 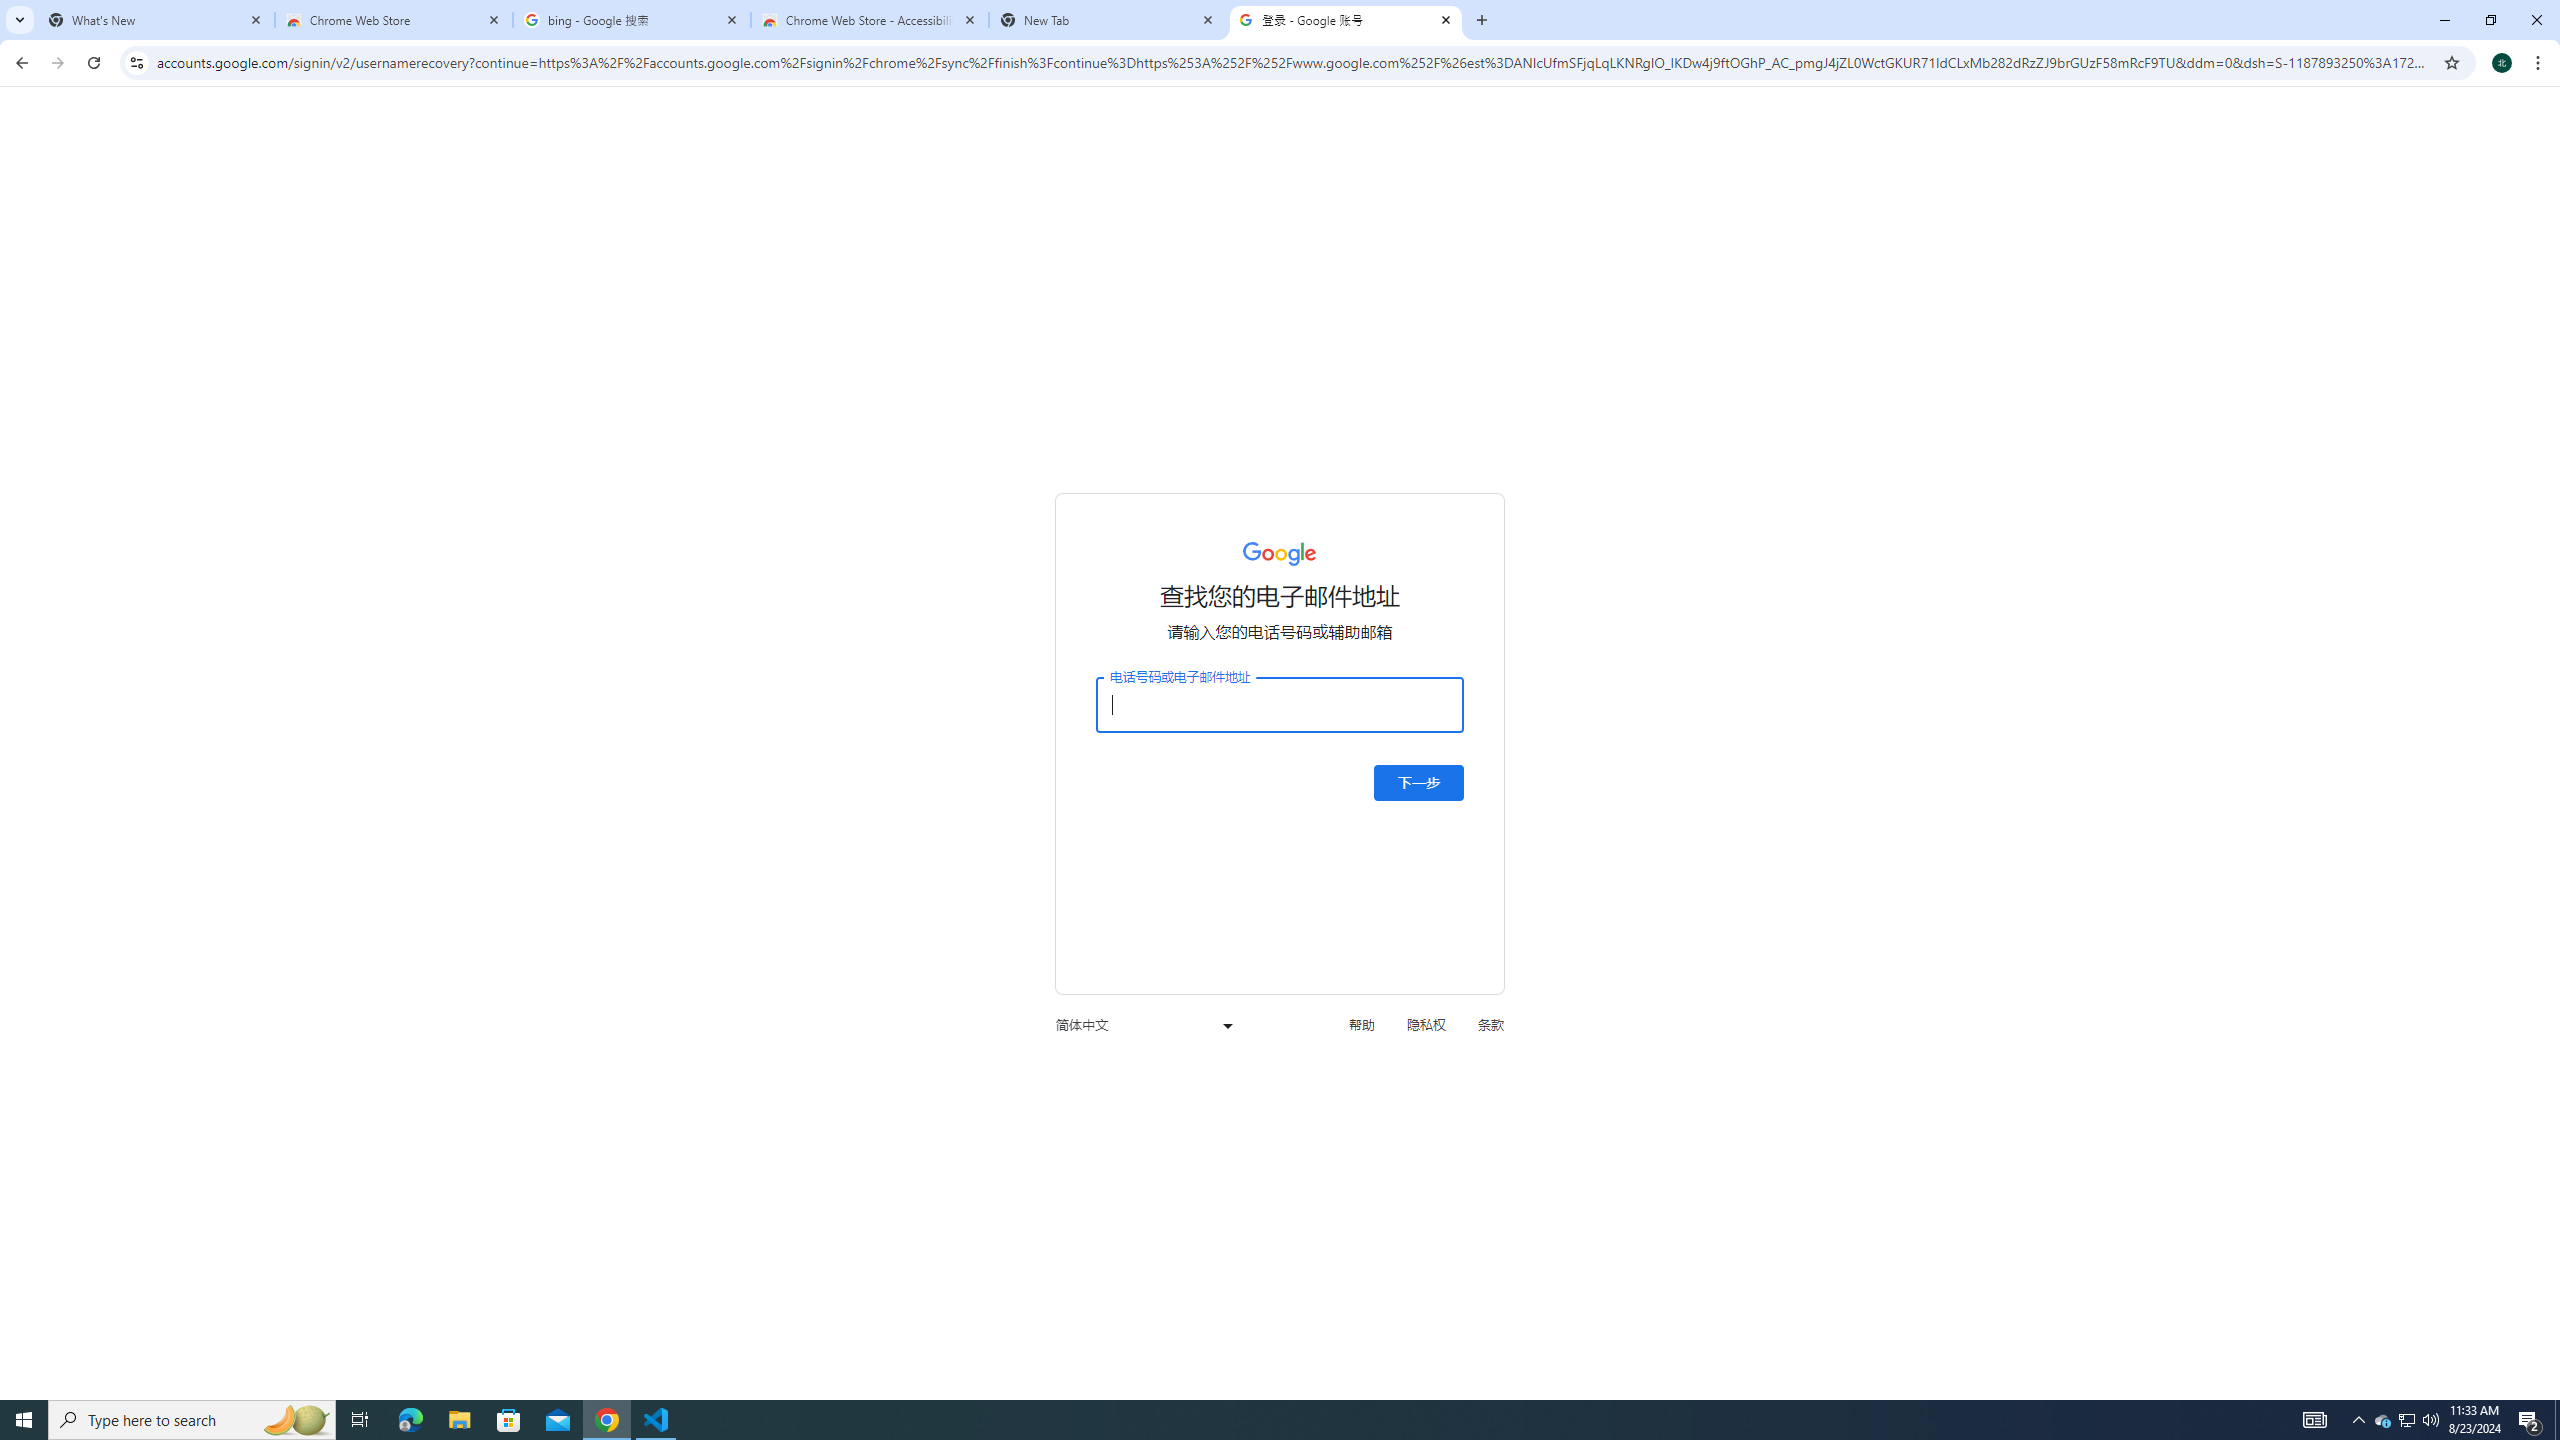 I want to click on 'Undo Apply Quick Style Set', so click(x=281, y=31).